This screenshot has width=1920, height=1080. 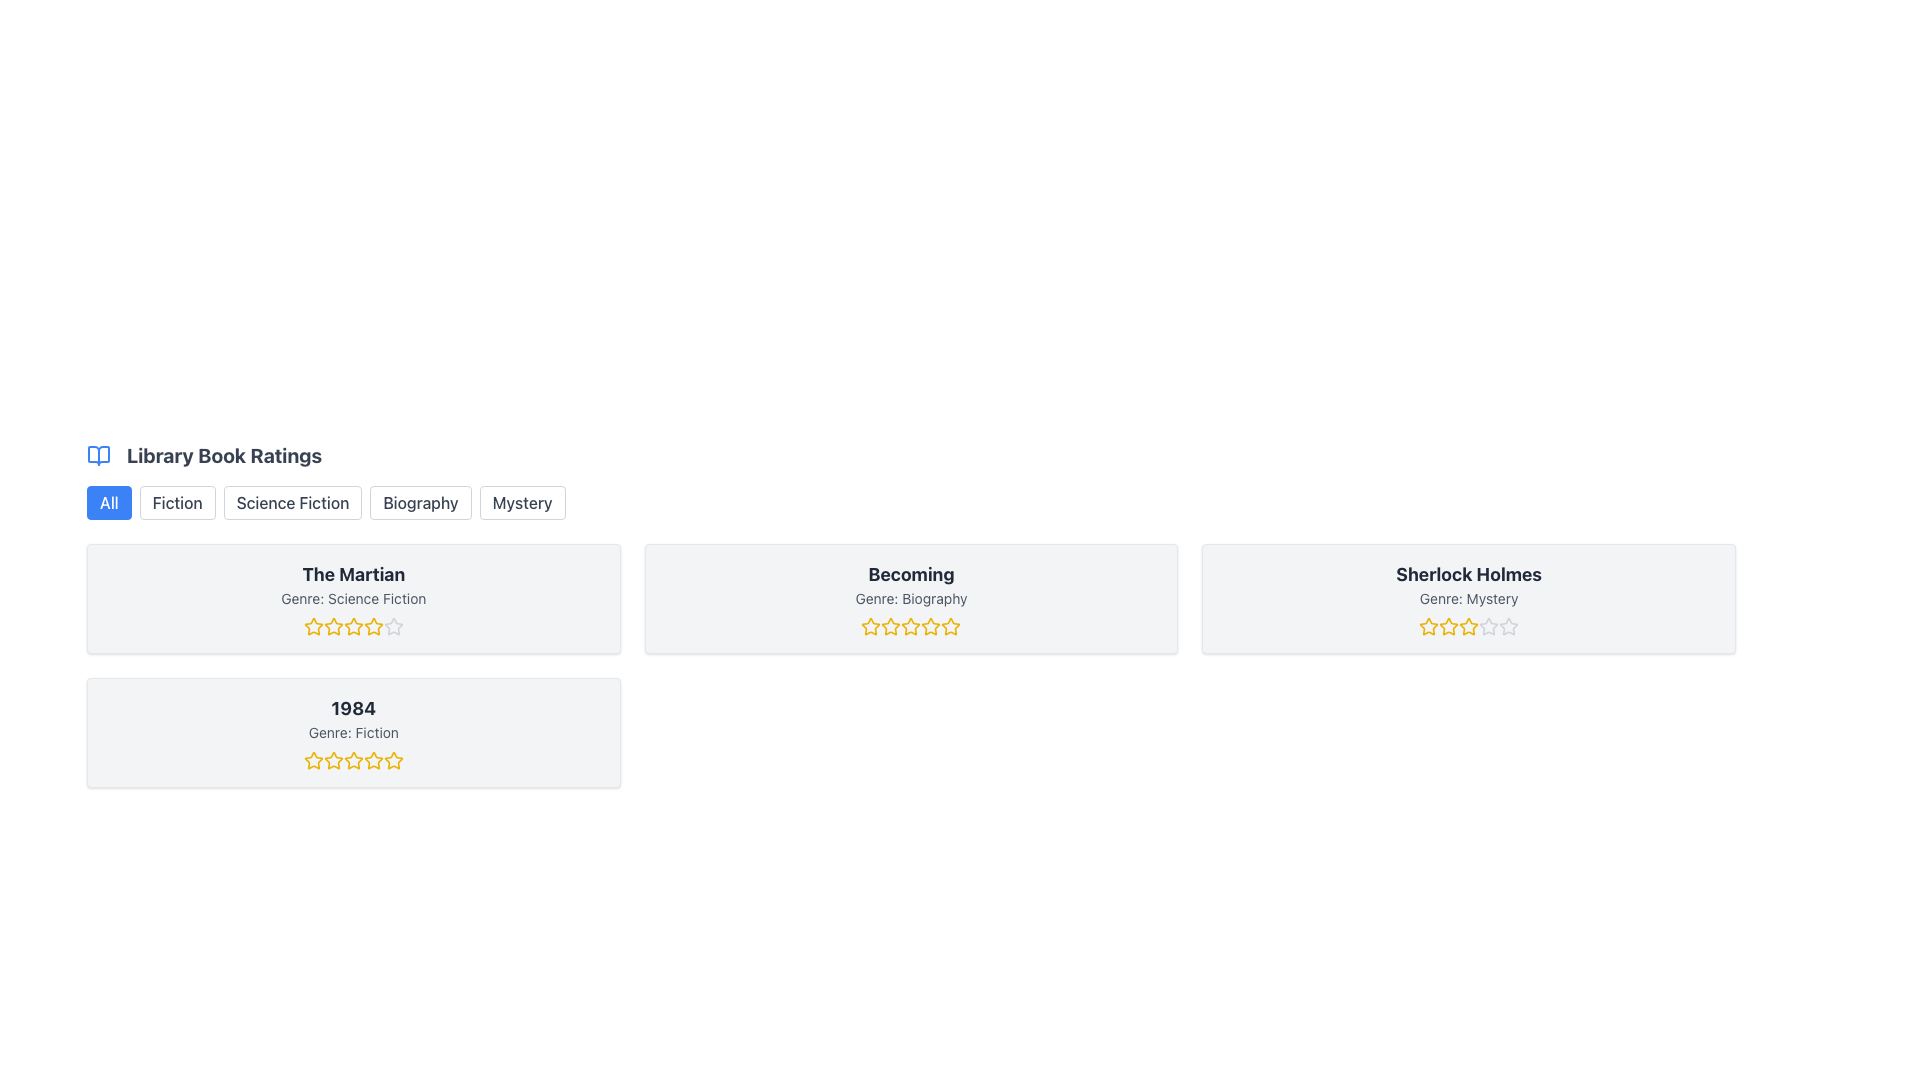 I want to click on the static text label that displays 'Genre: Mystery', which is styled in gray and positioned below the title 'Sherlock Holmes', so click(x=1469, y=597).